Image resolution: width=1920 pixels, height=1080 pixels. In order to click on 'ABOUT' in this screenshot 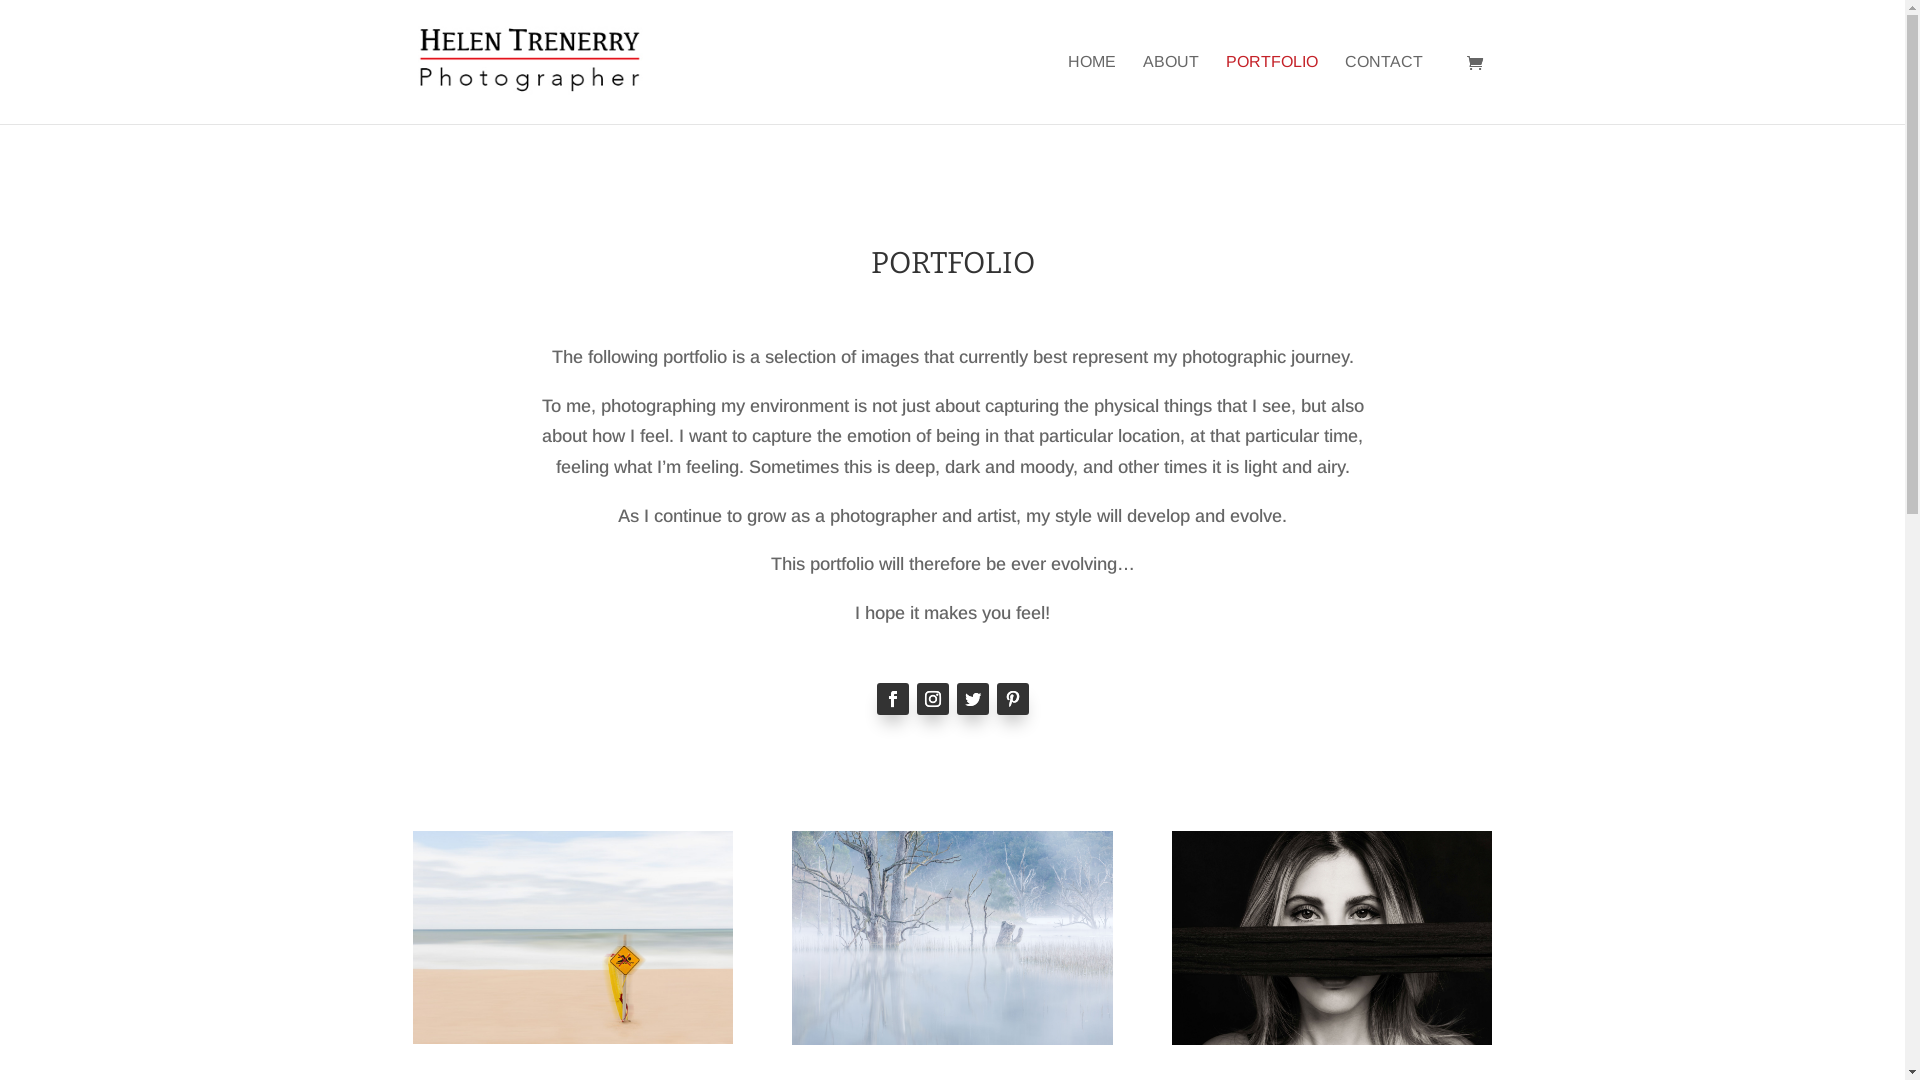, I will do `click(1170, 88)`.